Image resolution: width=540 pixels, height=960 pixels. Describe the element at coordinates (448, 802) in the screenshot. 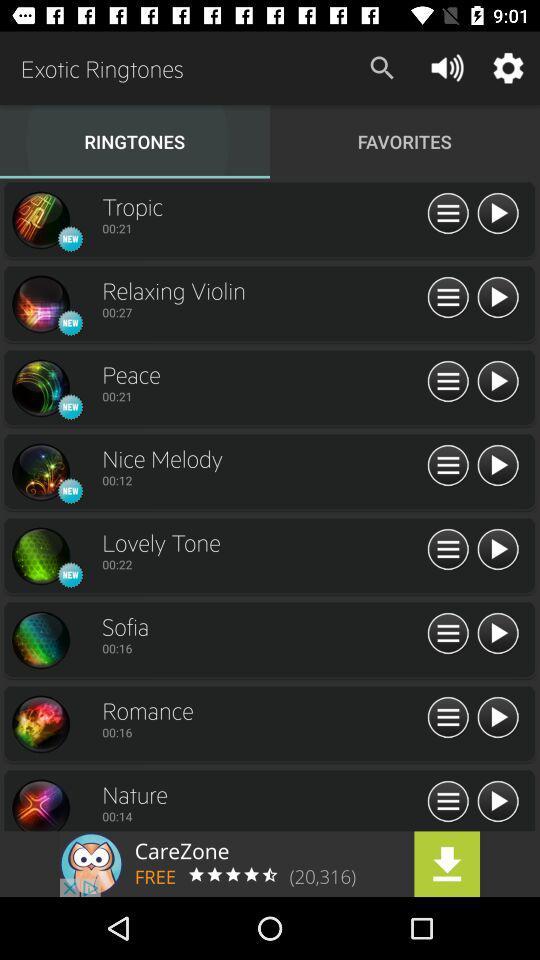

I see `open menu` at that location.